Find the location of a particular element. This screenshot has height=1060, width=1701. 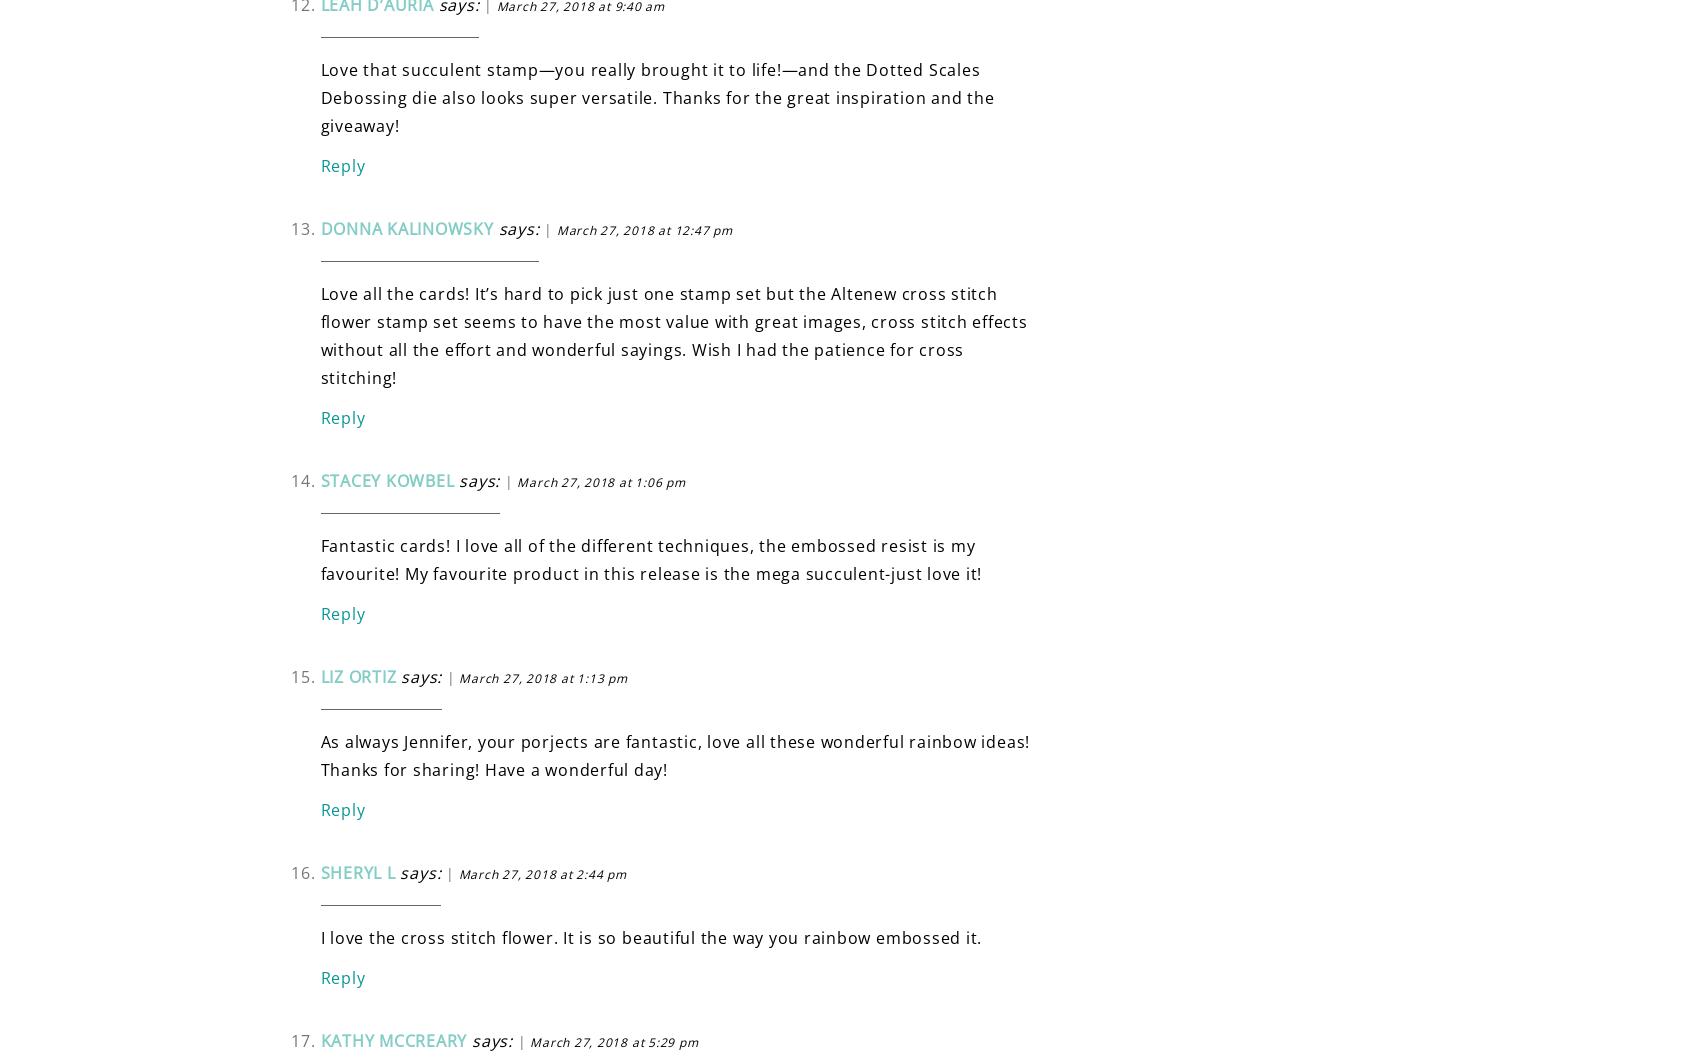

'March 27, 2018 at 1:13 pm' is located at coordinates (542, 676).